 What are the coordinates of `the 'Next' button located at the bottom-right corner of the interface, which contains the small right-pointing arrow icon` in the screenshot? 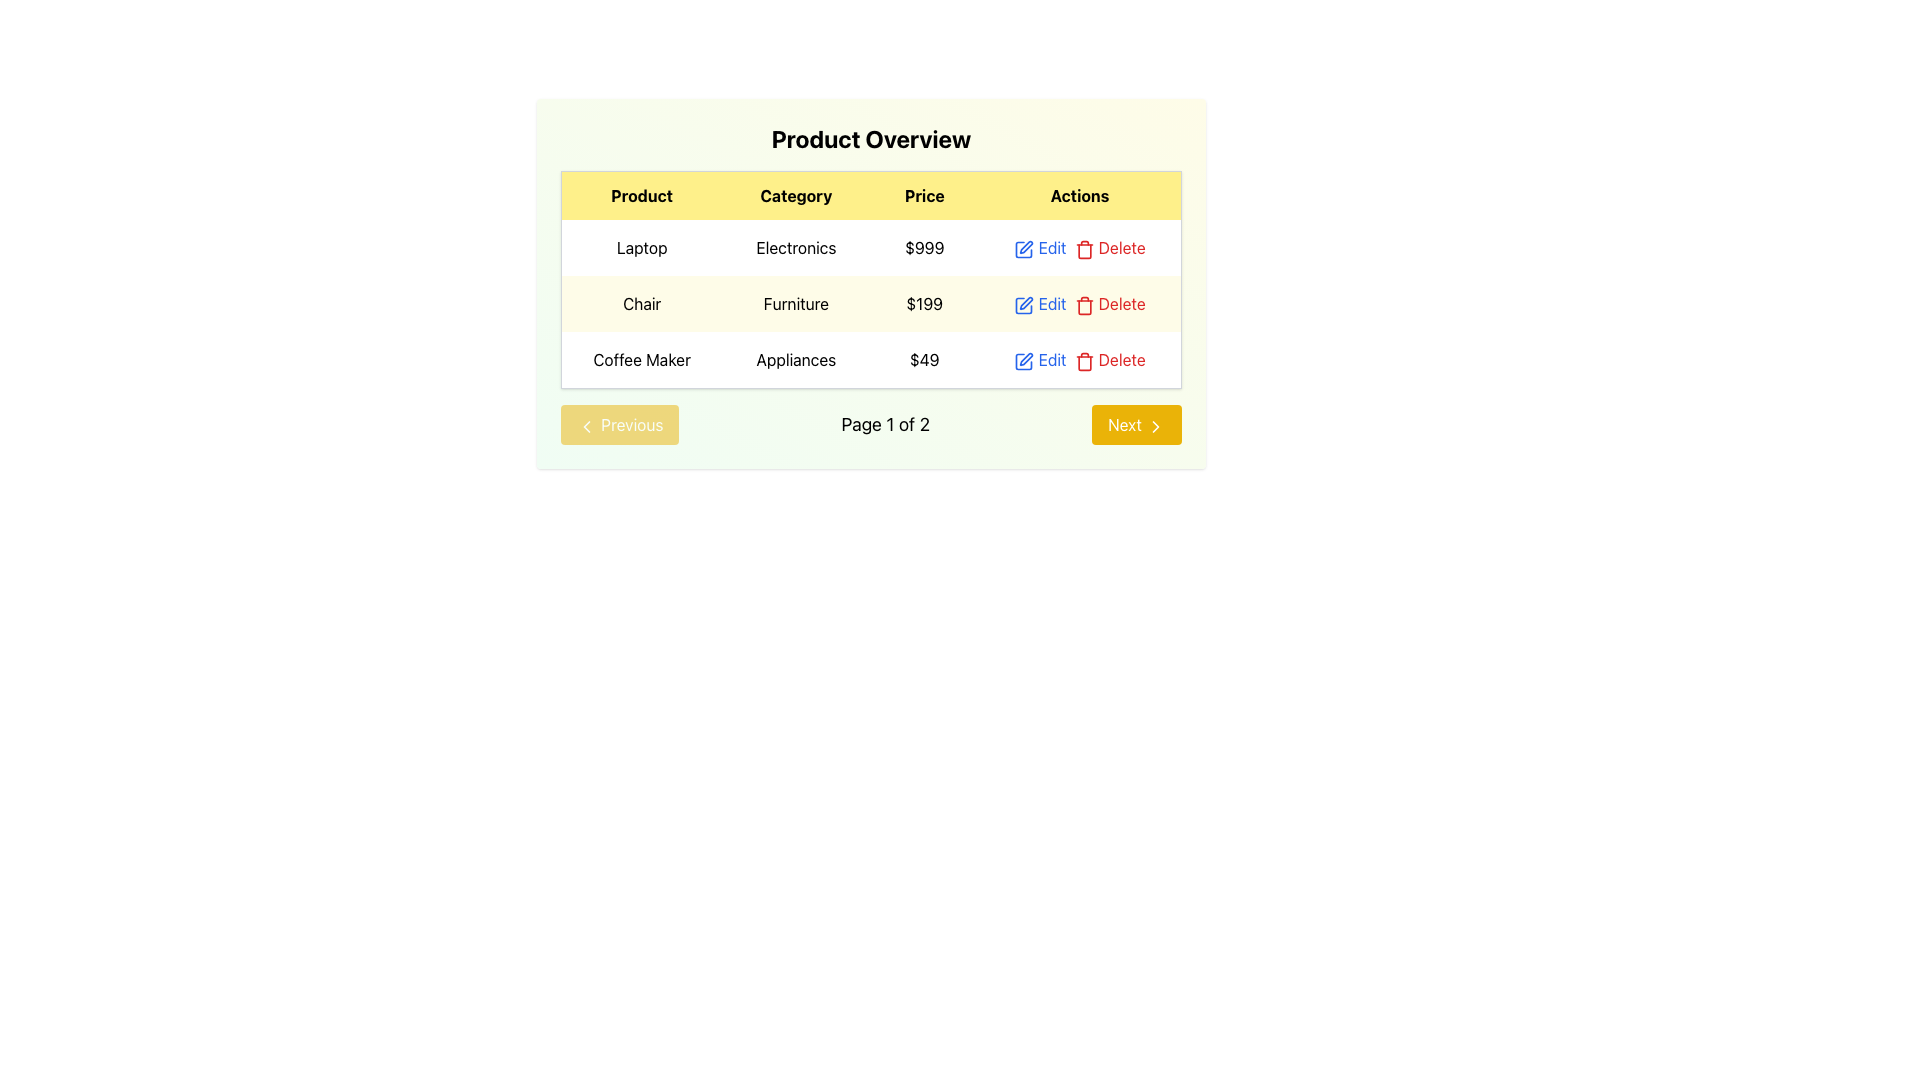 It's located at (1156, 424).